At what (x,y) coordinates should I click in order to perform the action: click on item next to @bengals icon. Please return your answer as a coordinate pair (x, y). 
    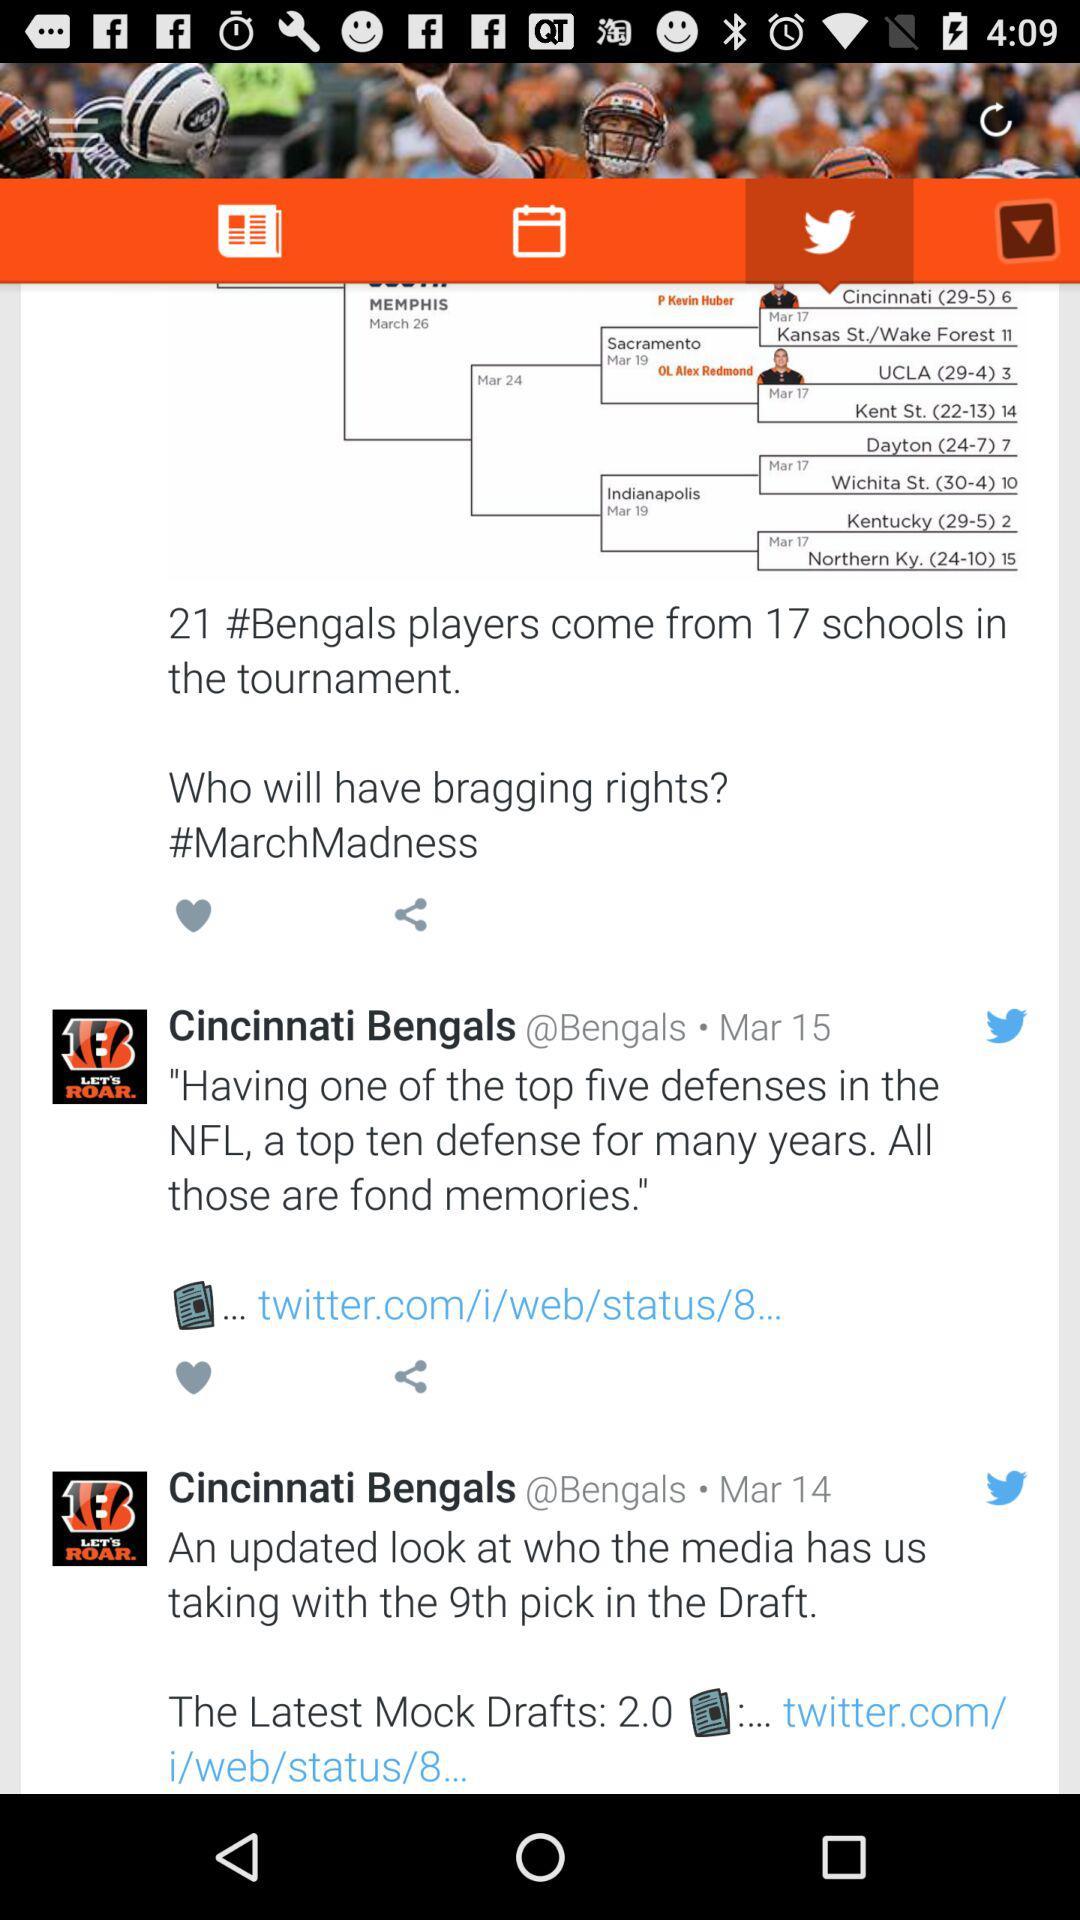
    Looking at the image, I should click on (759, 1488).